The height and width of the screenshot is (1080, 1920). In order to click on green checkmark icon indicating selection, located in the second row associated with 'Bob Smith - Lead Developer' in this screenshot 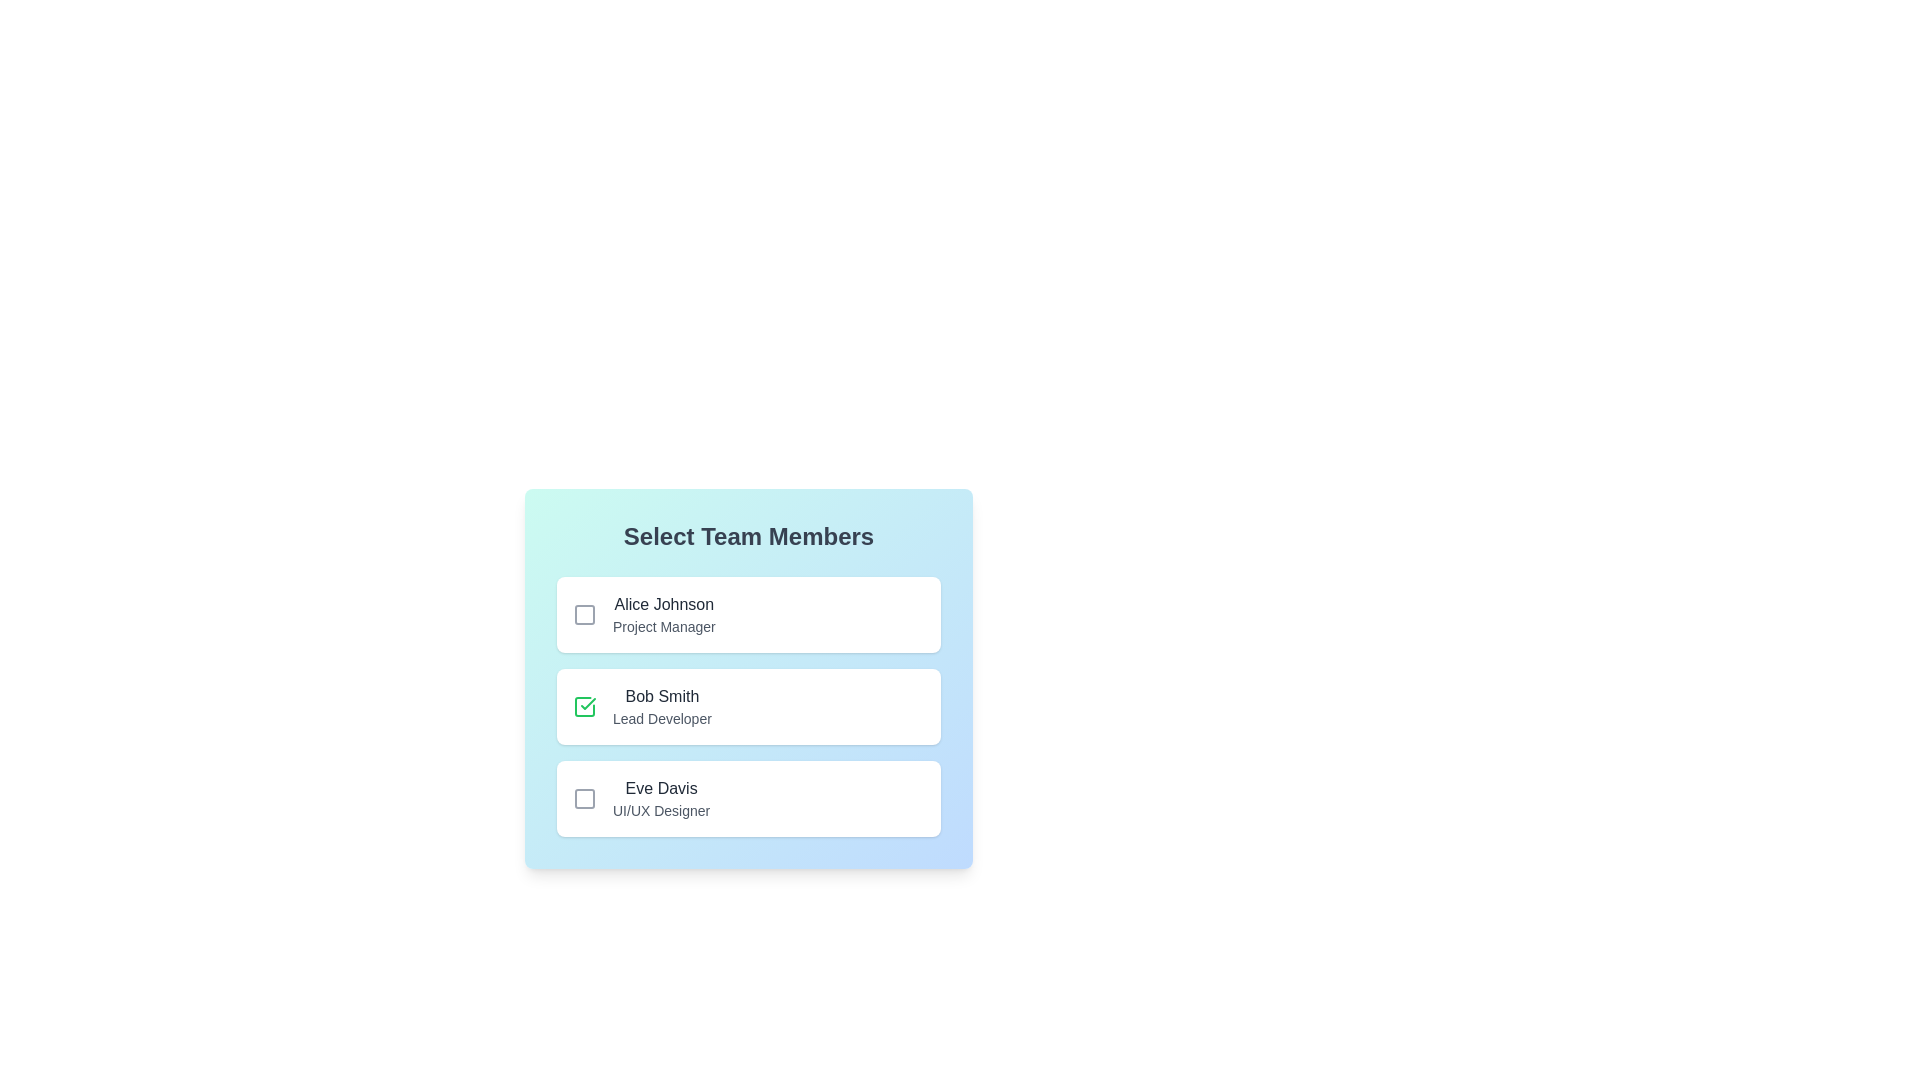, I will do `click(584, 705)`.